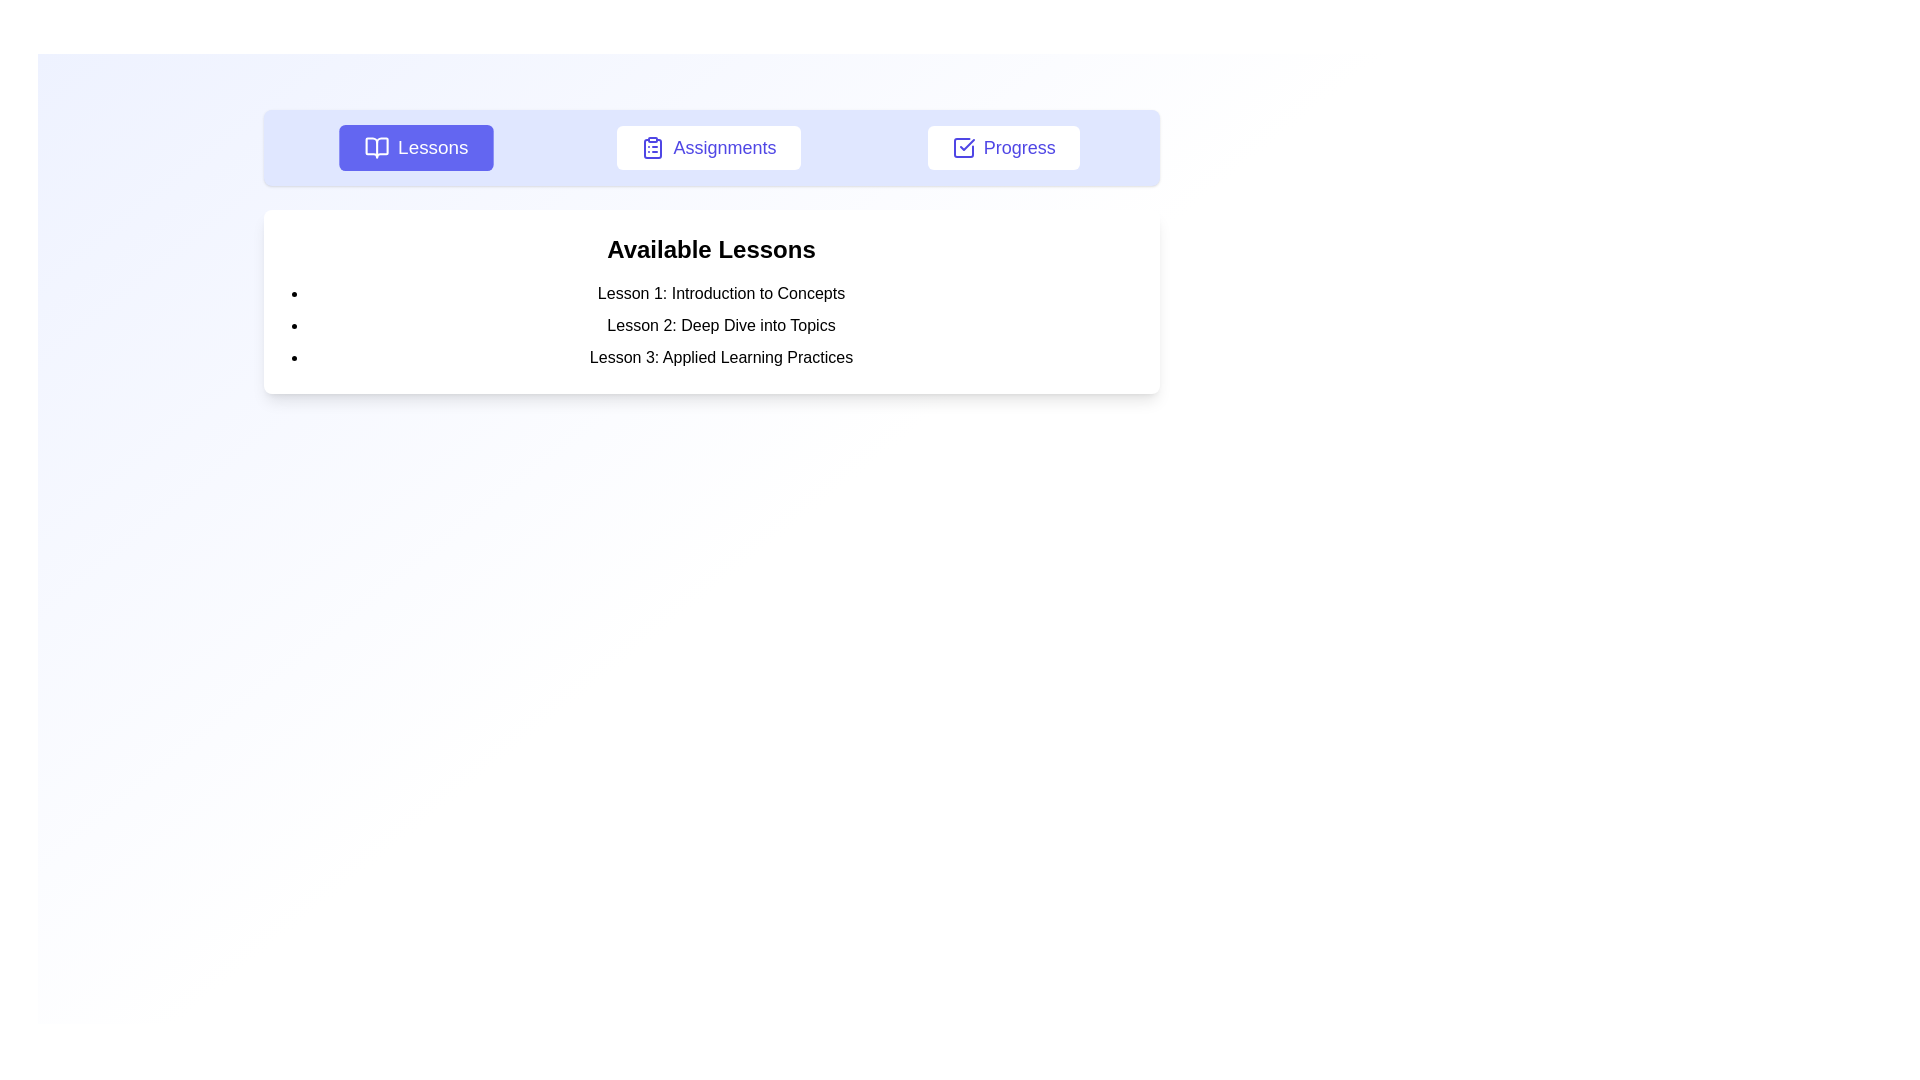 The width and height of the screenshot is (1920, 1080). Describe the element at coordinates (432, 146) in the screenshot. I see `the 'Lessons' text label inside the button with a purple background` at that location.